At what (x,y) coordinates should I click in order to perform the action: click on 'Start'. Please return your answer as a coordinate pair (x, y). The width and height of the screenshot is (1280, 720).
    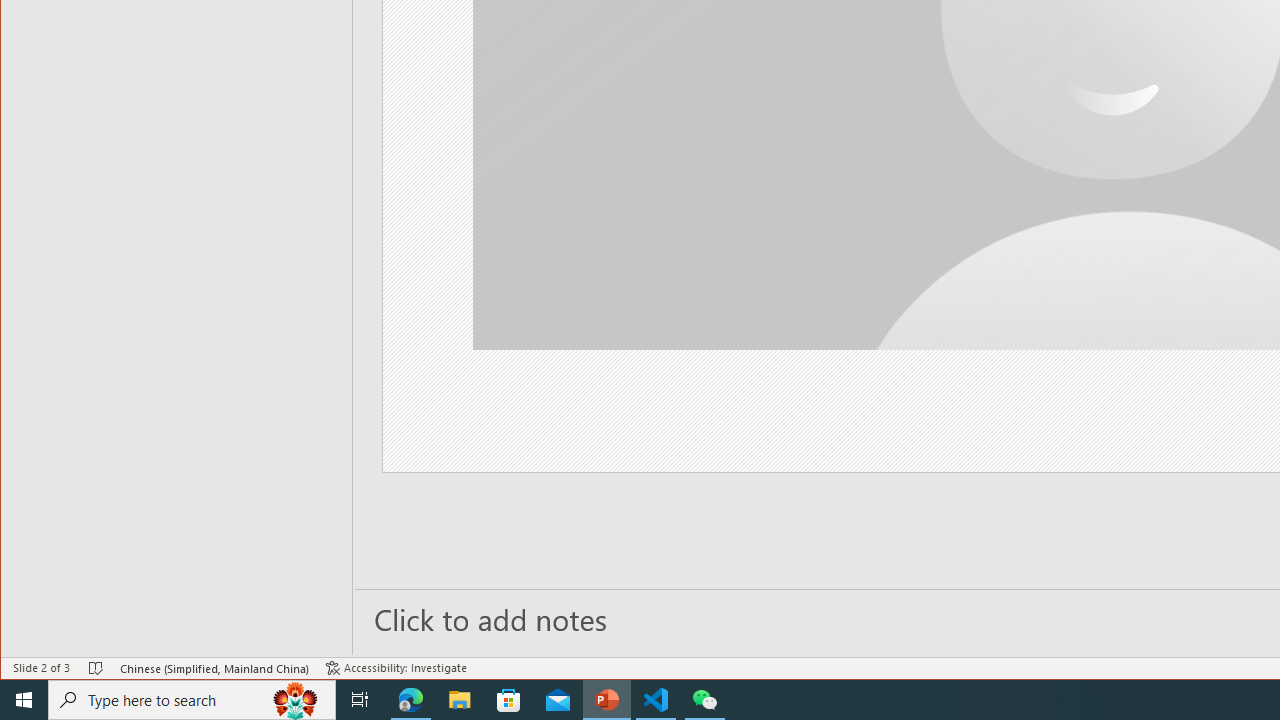
    Looking at the image, I should click on (24, 698).